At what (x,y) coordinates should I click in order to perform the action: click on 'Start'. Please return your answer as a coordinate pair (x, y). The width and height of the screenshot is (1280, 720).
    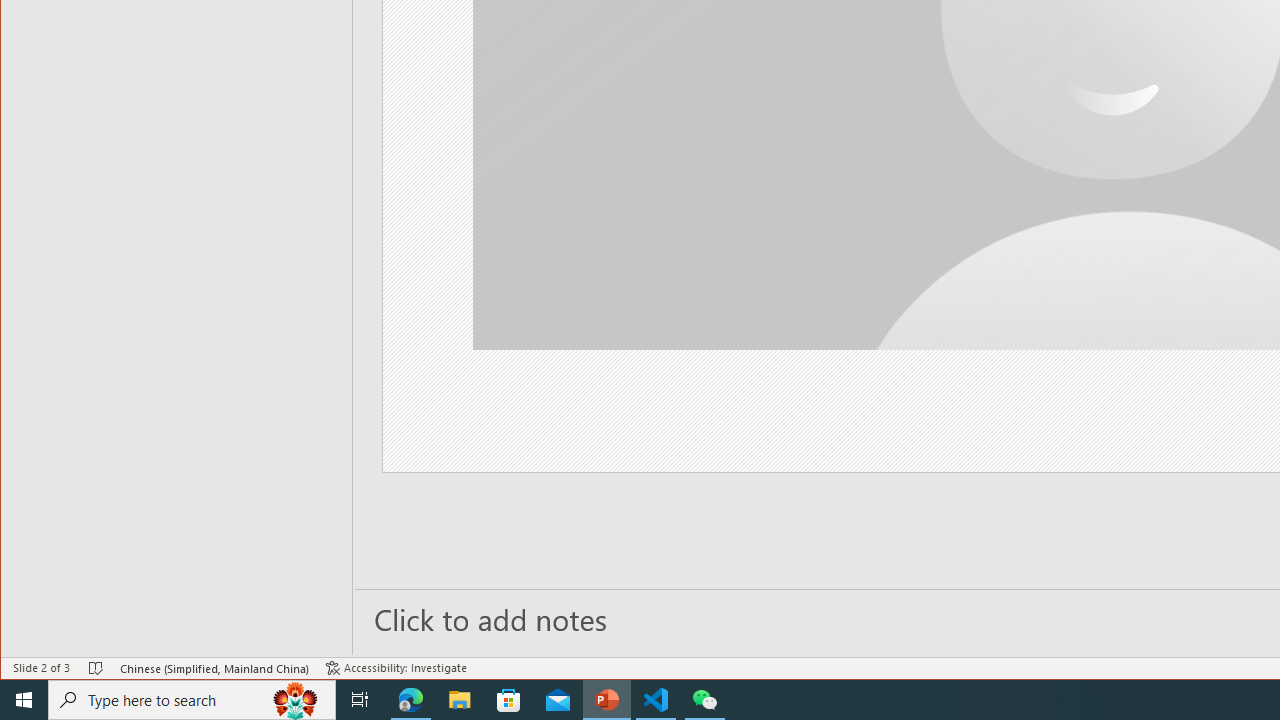
    Looking at the image, I should click on (24, 698).